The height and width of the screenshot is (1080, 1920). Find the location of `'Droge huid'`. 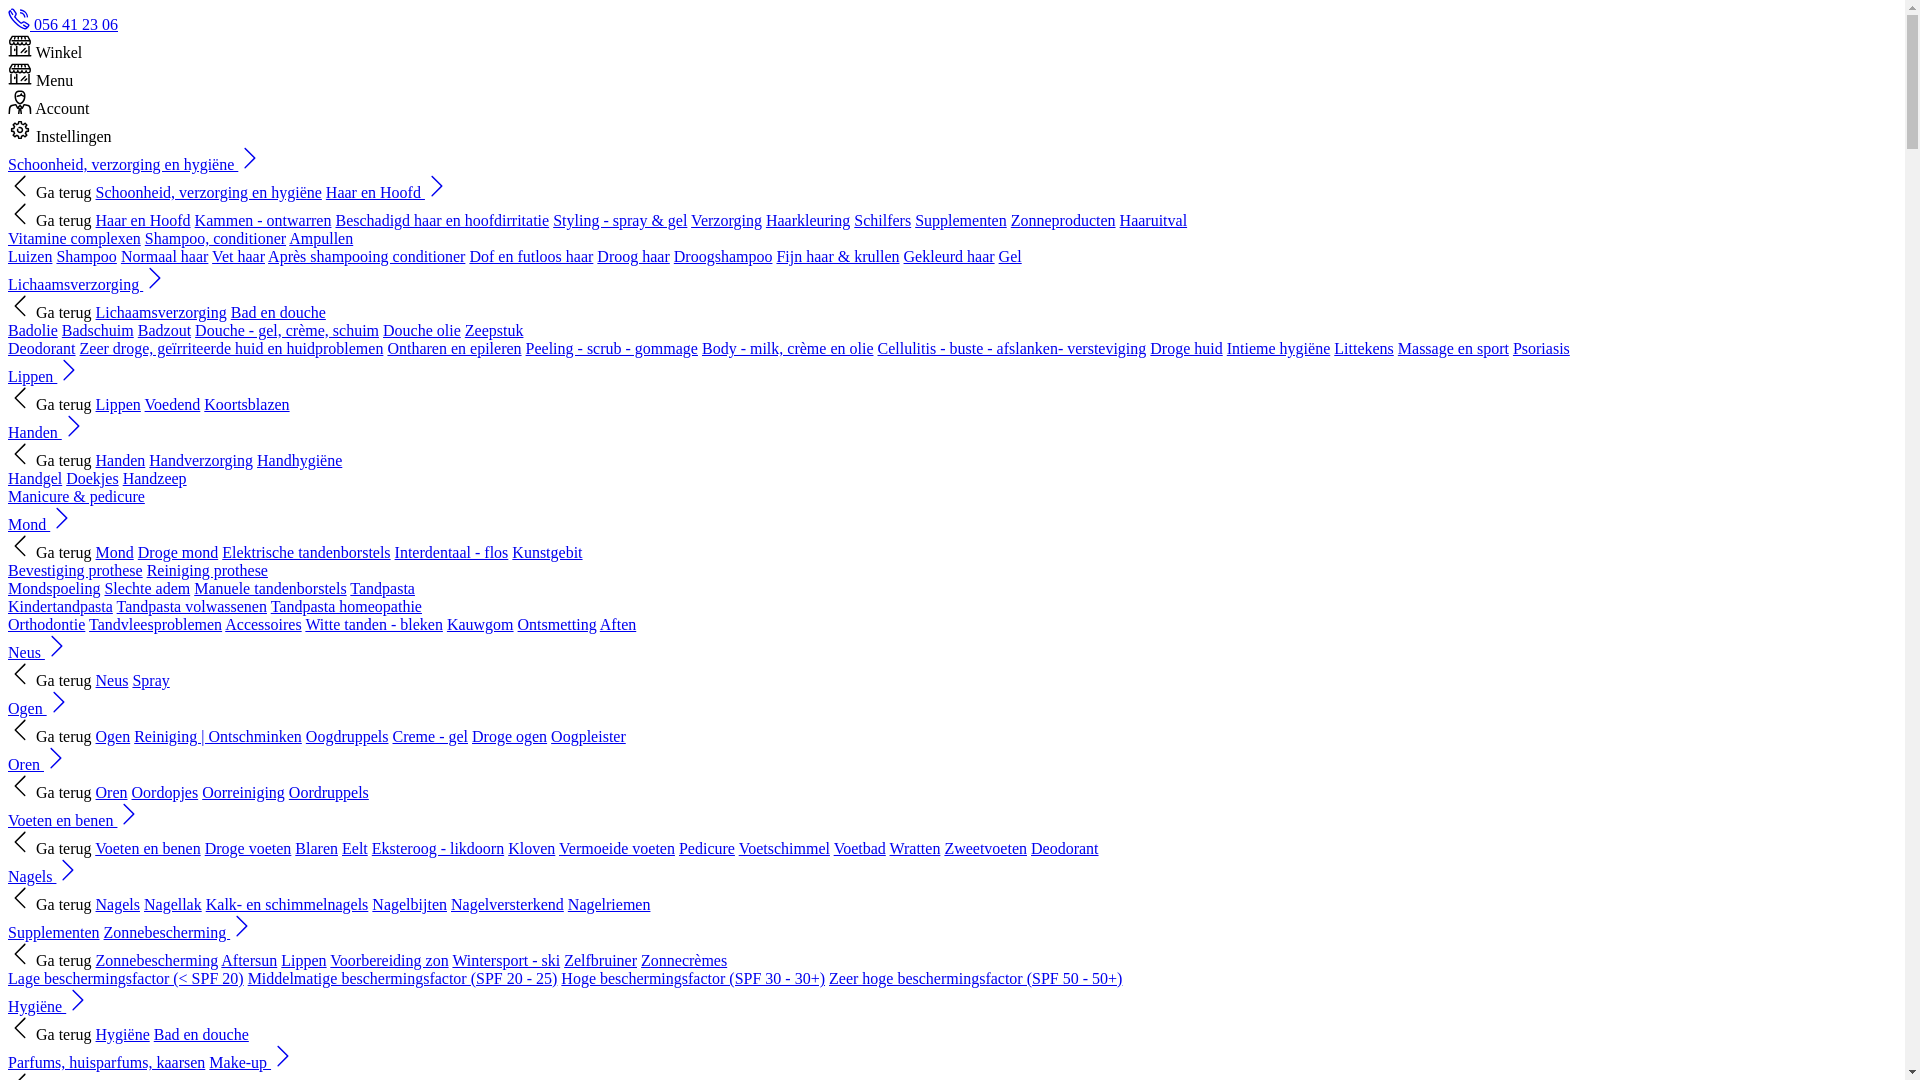

'Droge huid' is located at coordinates (1185, 347).